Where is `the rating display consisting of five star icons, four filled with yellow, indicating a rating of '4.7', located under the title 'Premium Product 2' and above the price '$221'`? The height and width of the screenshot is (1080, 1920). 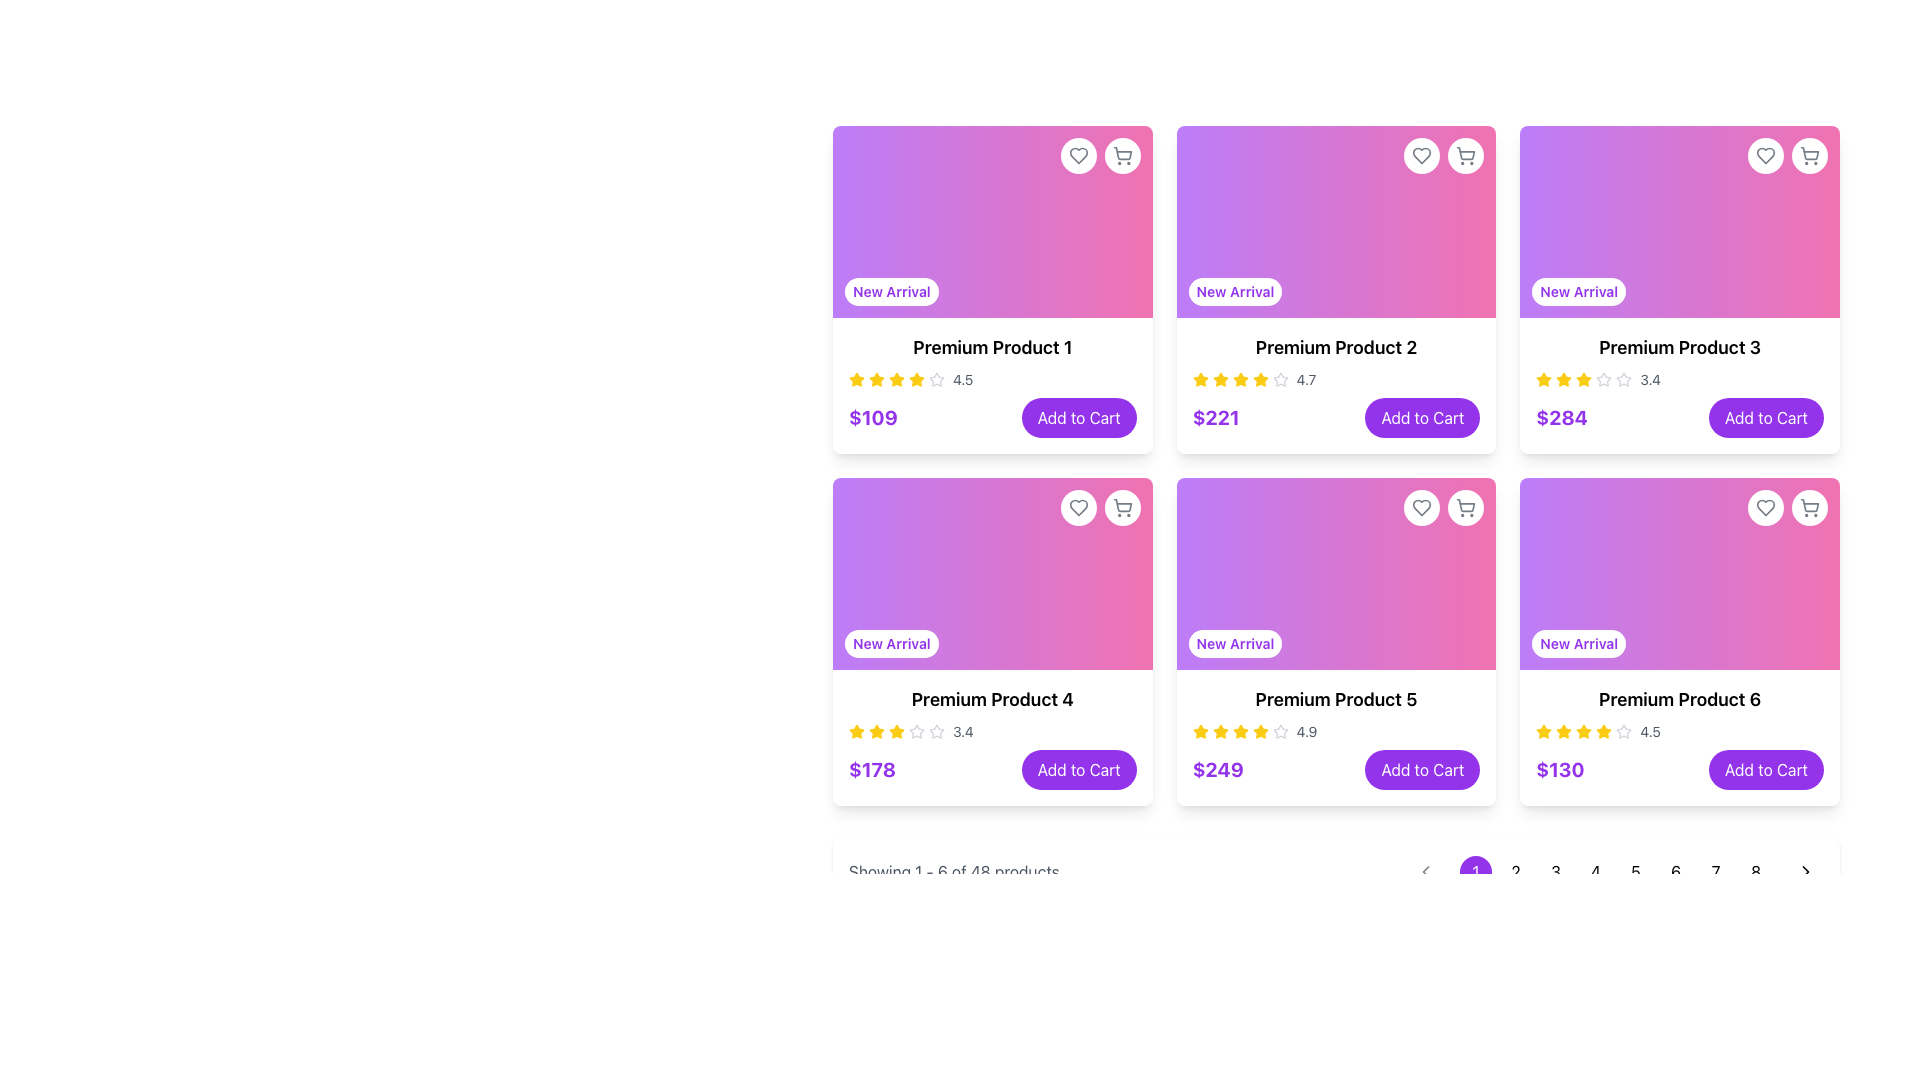 the rating display consisting of five star icons, four filled with yellow, indicating a rating of '4.7', located under the title 'Premium Product 2' and above the price '$221' is located at coordinates (1336, 380).